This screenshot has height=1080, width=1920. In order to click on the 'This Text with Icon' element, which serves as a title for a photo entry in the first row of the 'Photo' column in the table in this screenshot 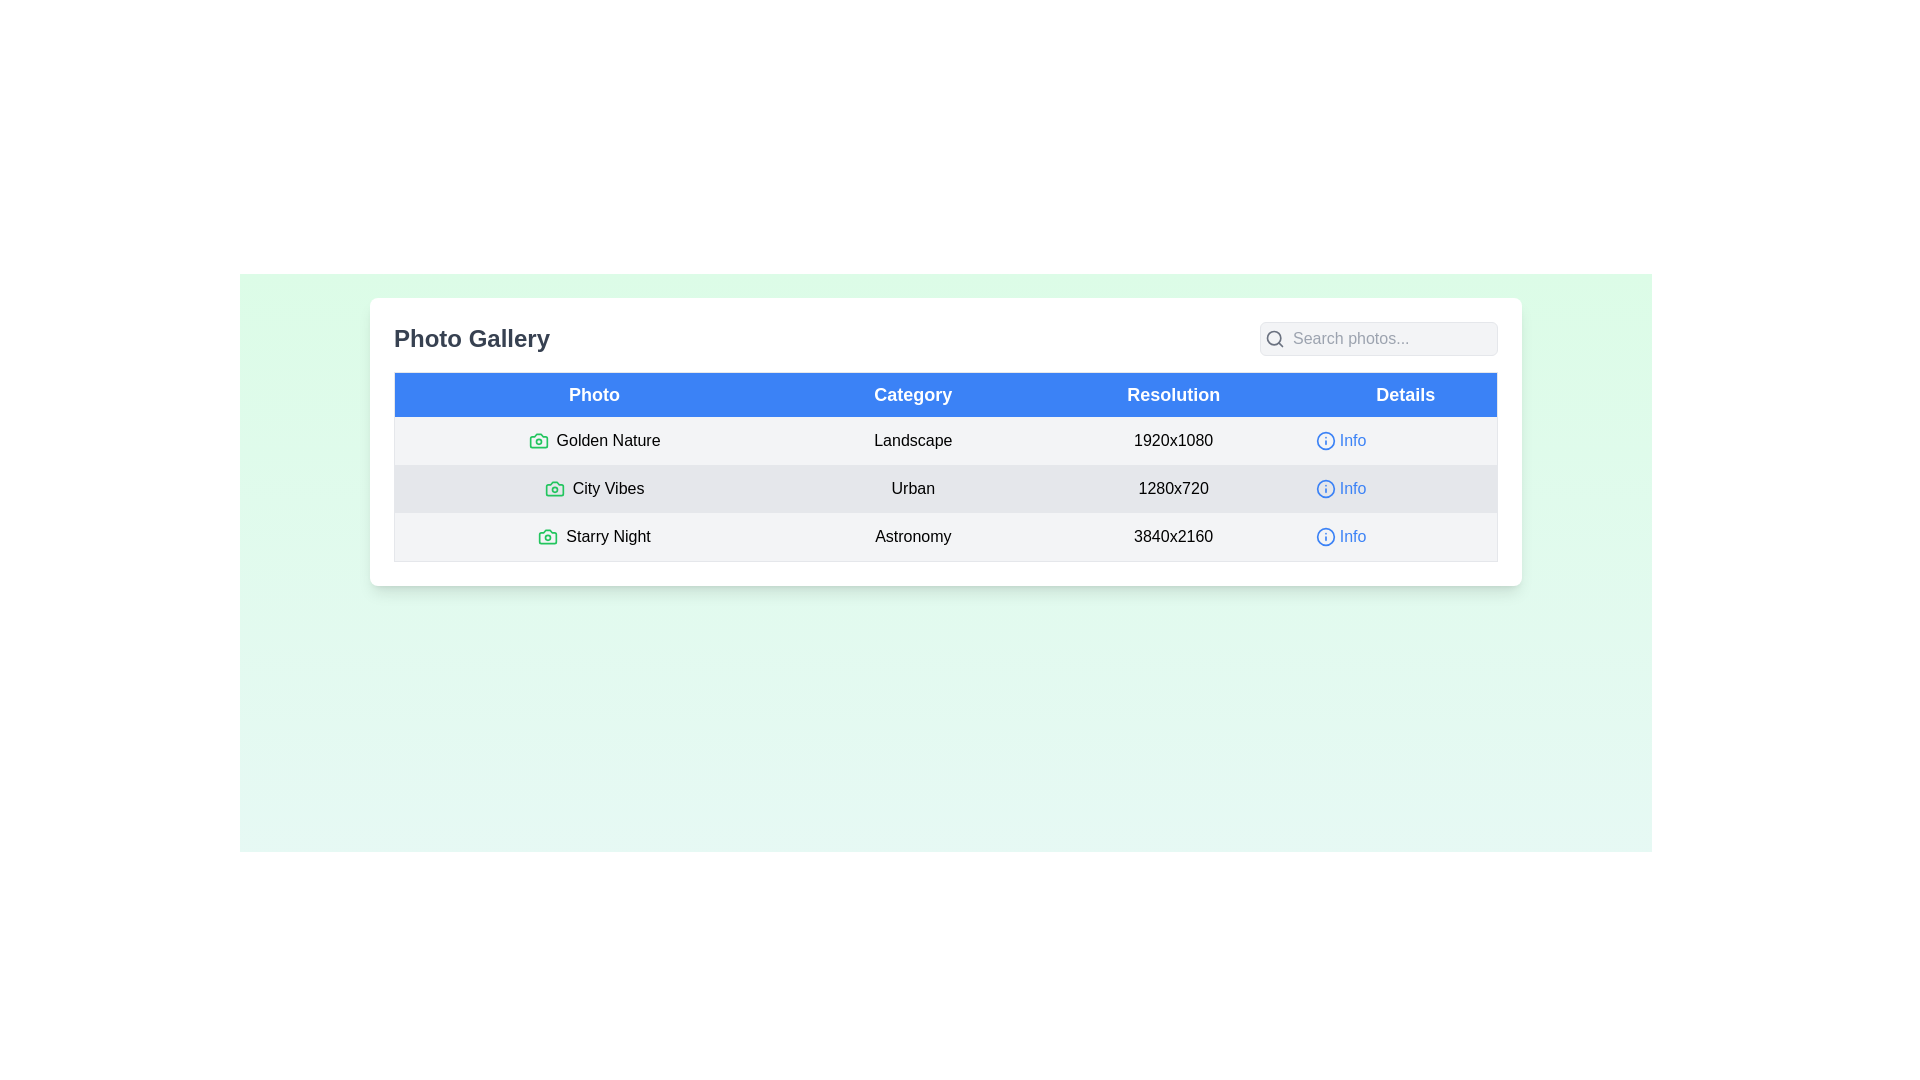, I will do `click(593, 439)`.